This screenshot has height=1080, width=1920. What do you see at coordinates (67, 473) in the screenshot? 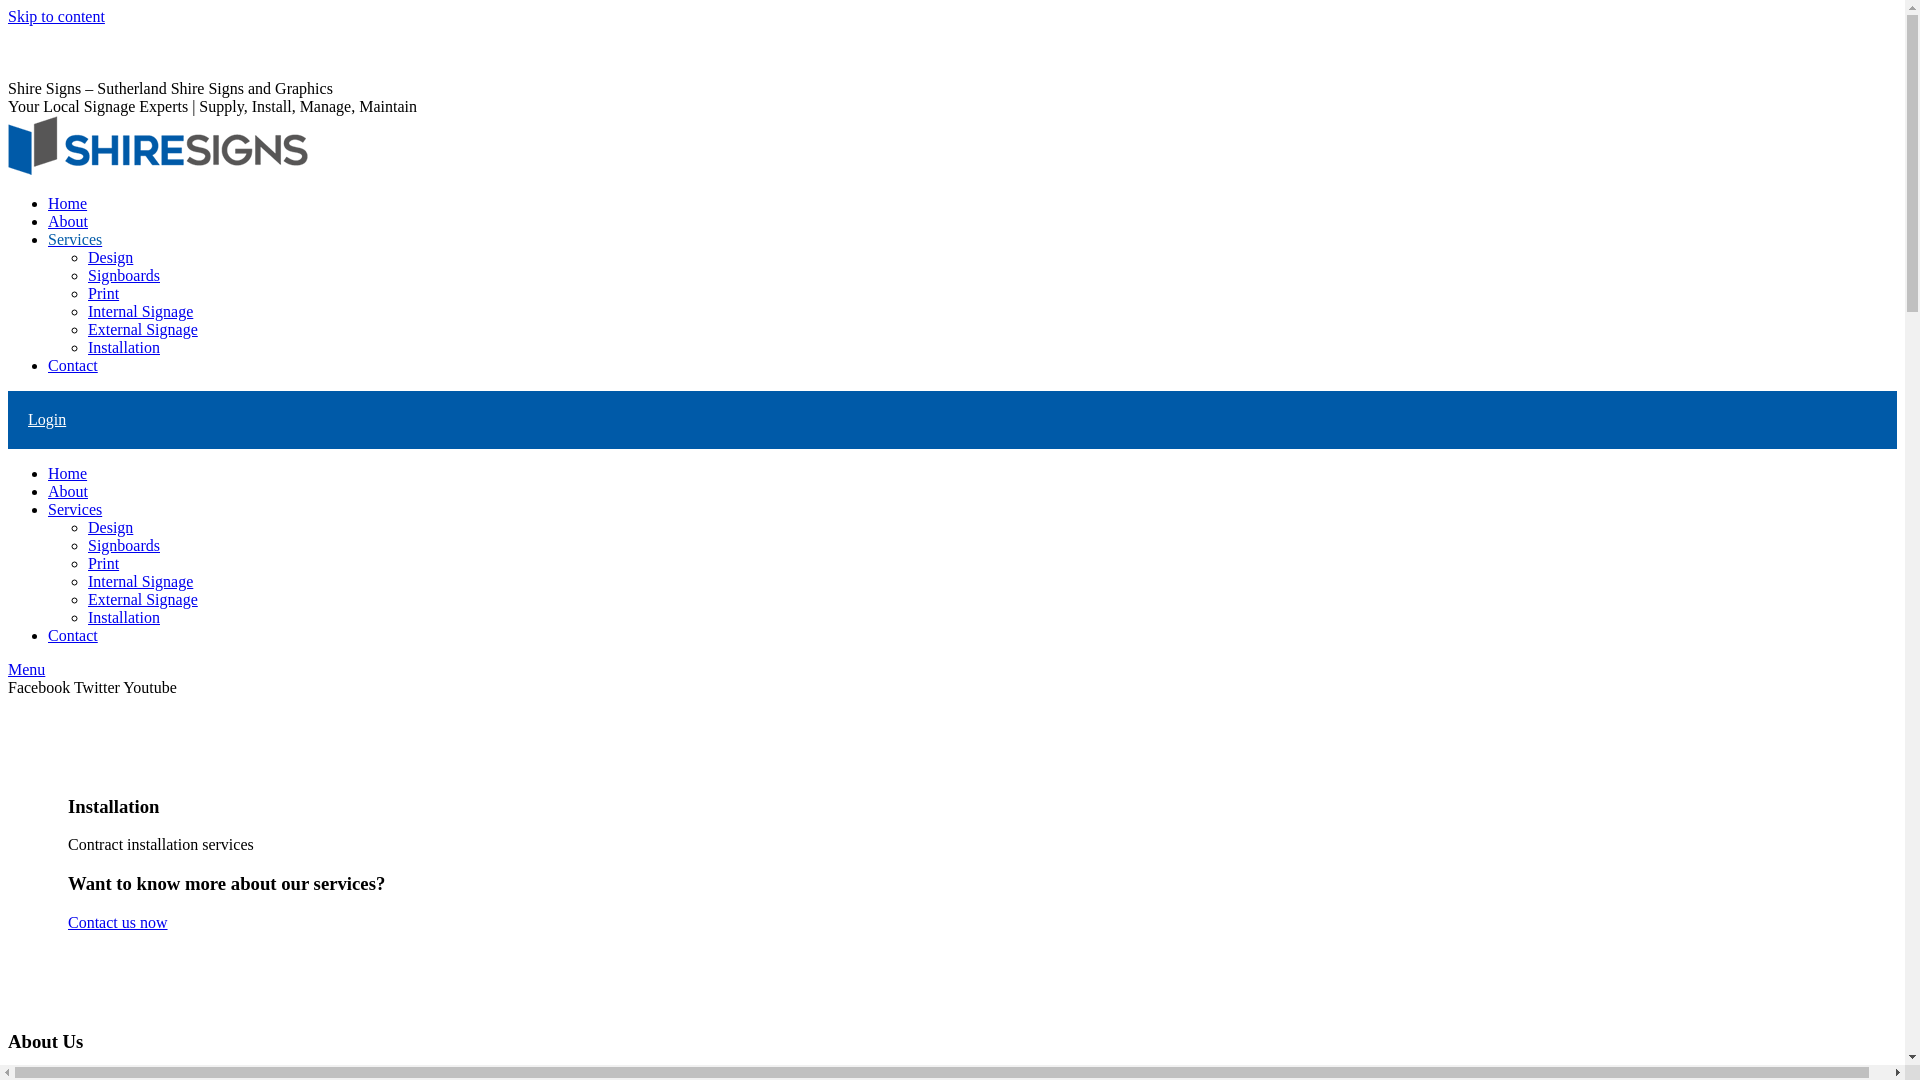
I see `'Home'` at bounding box center [67, 473].